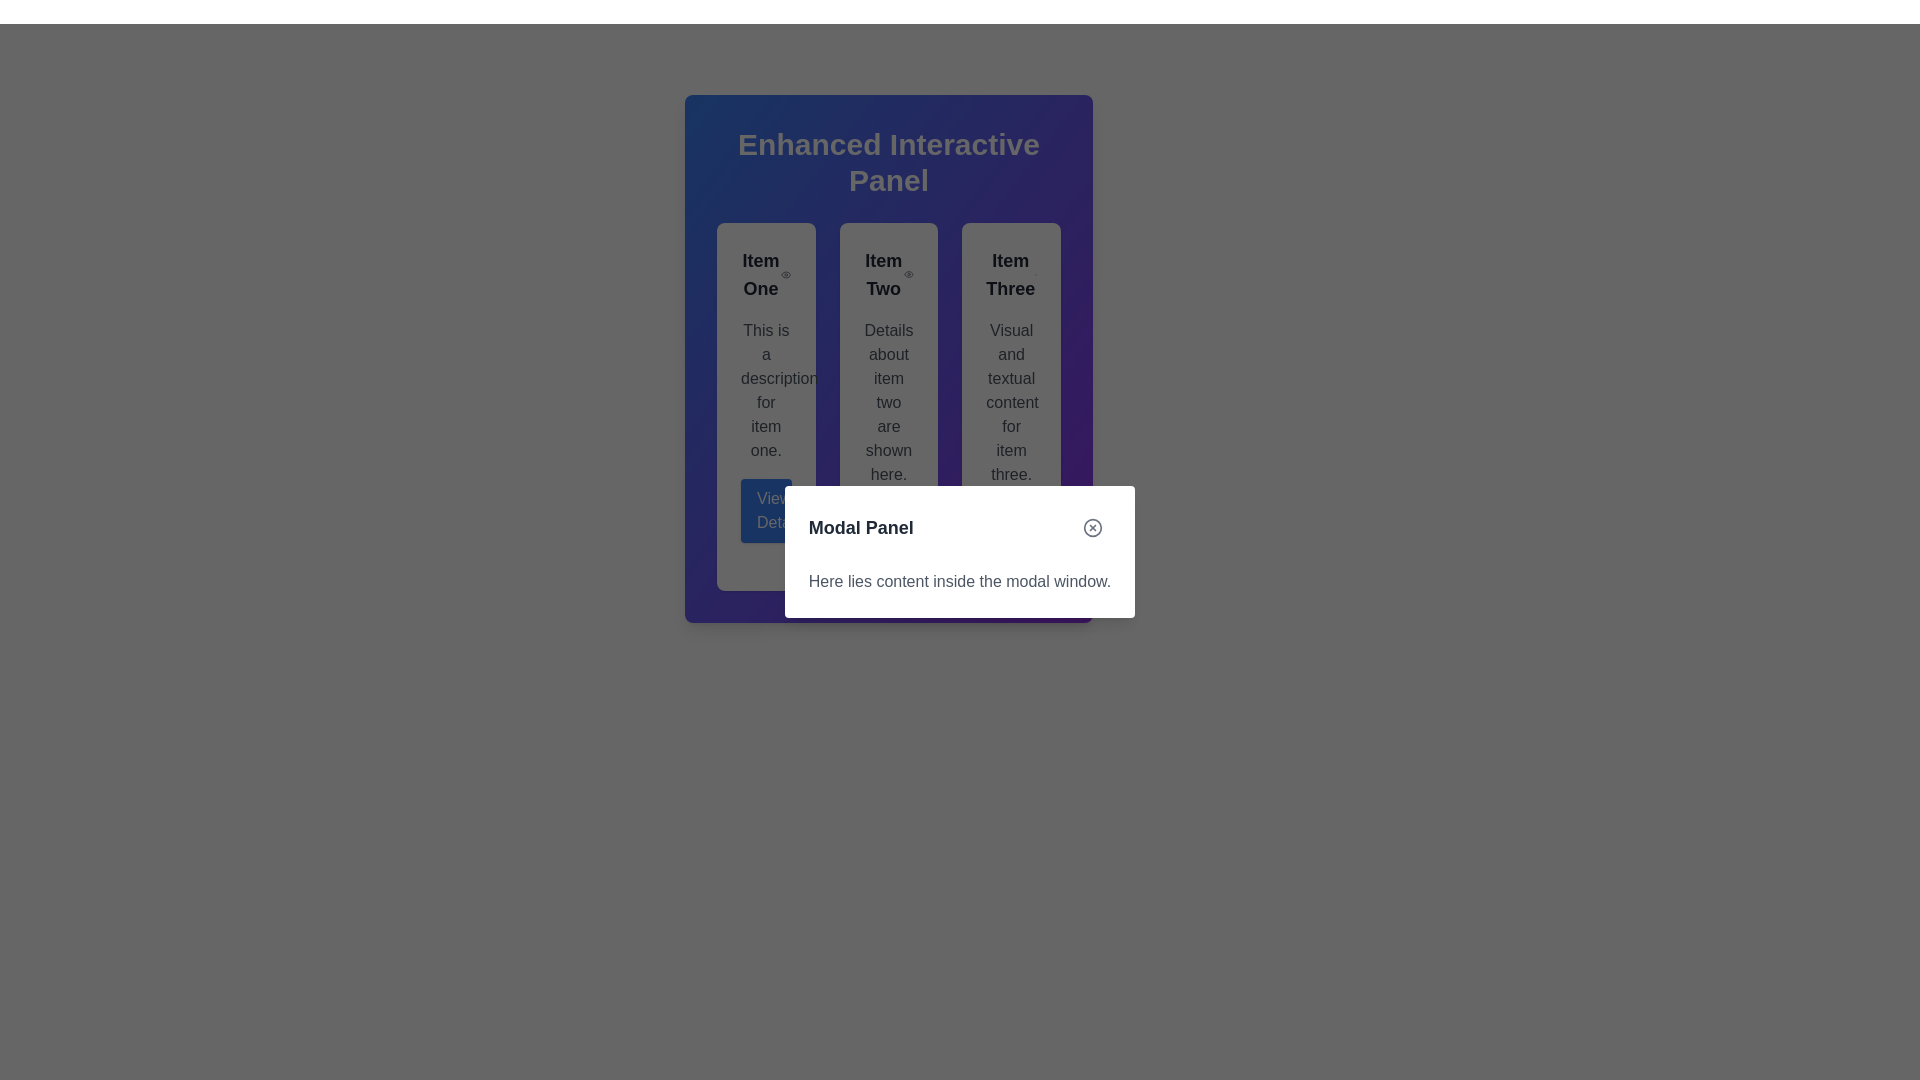 Image resolution: width=1920 pixels, height=1080 pixels. What do you see at coordinates (765, 274) in the screenshot?
I see `the eye icon associated with the label for 'Item One'` at bounding box center [765, 274].